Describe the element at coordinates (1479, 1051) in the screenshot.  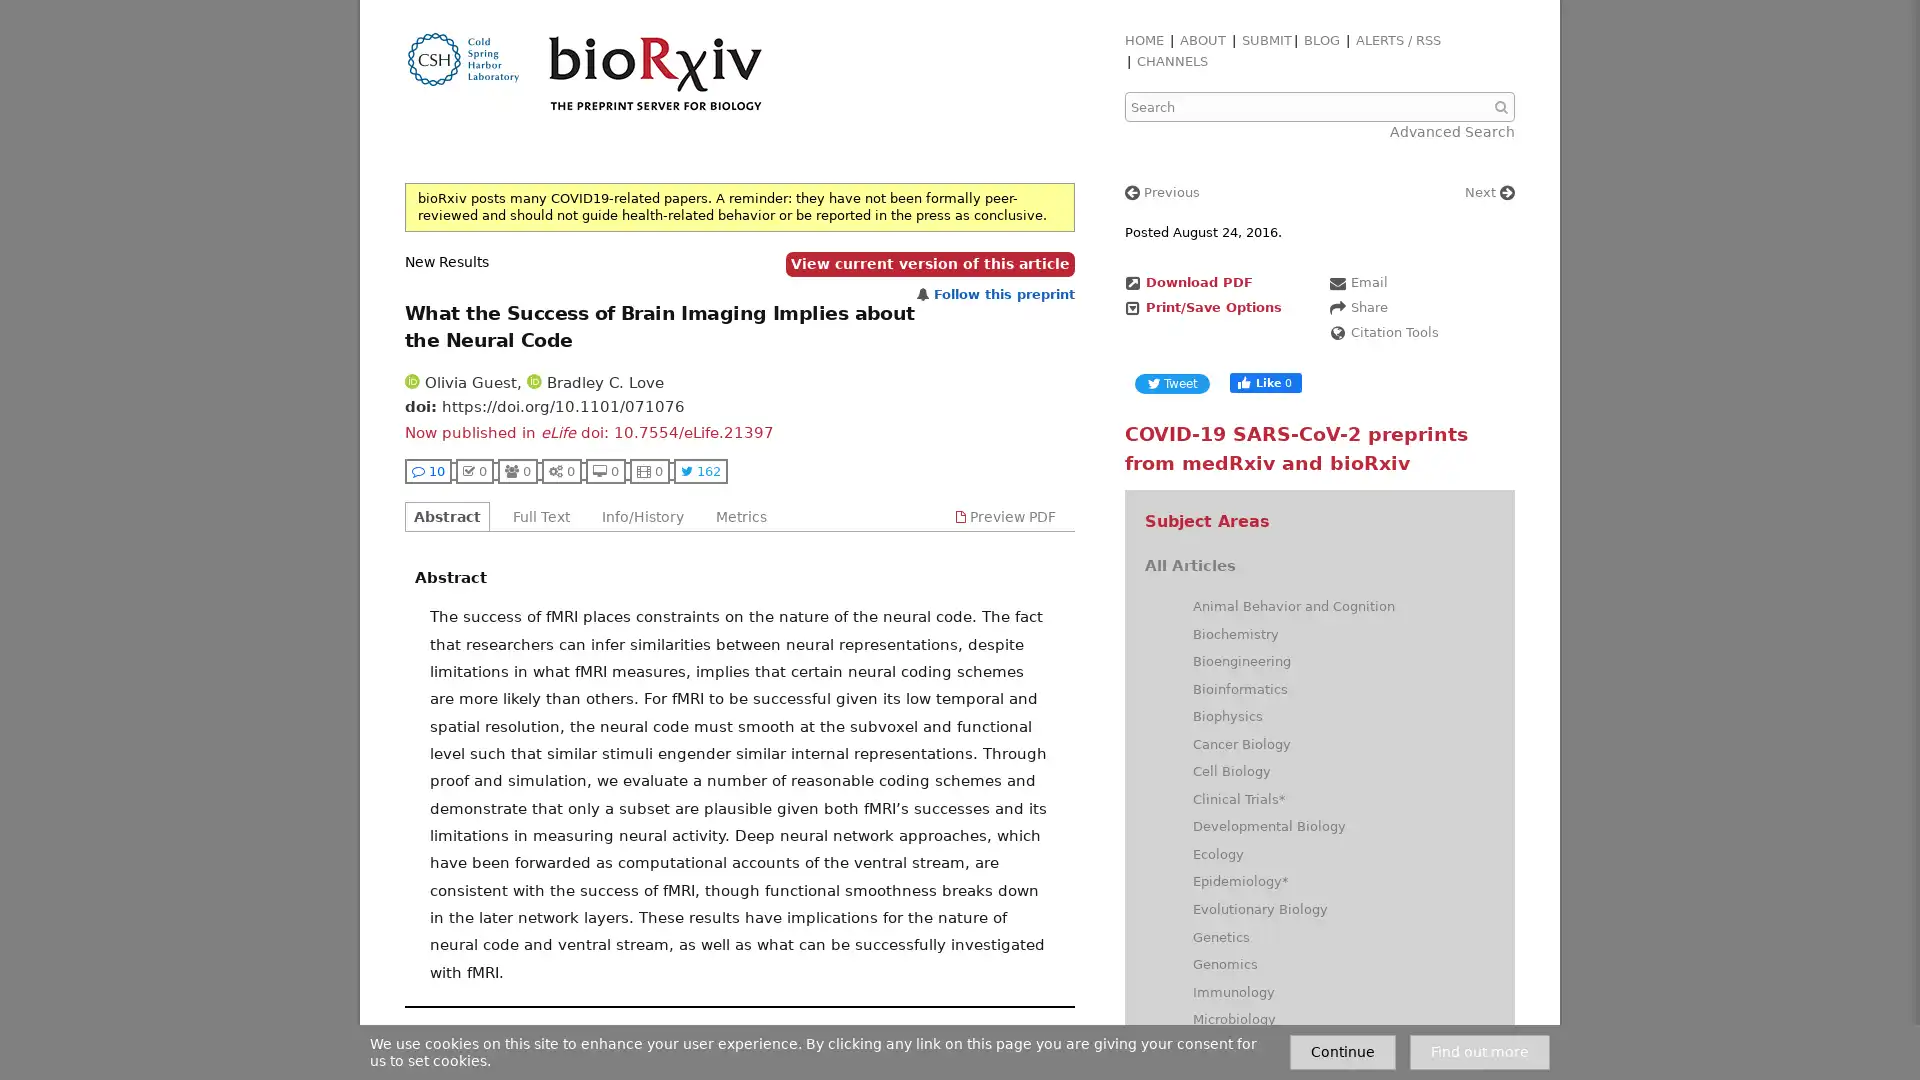
I see `Find out more` at that location.